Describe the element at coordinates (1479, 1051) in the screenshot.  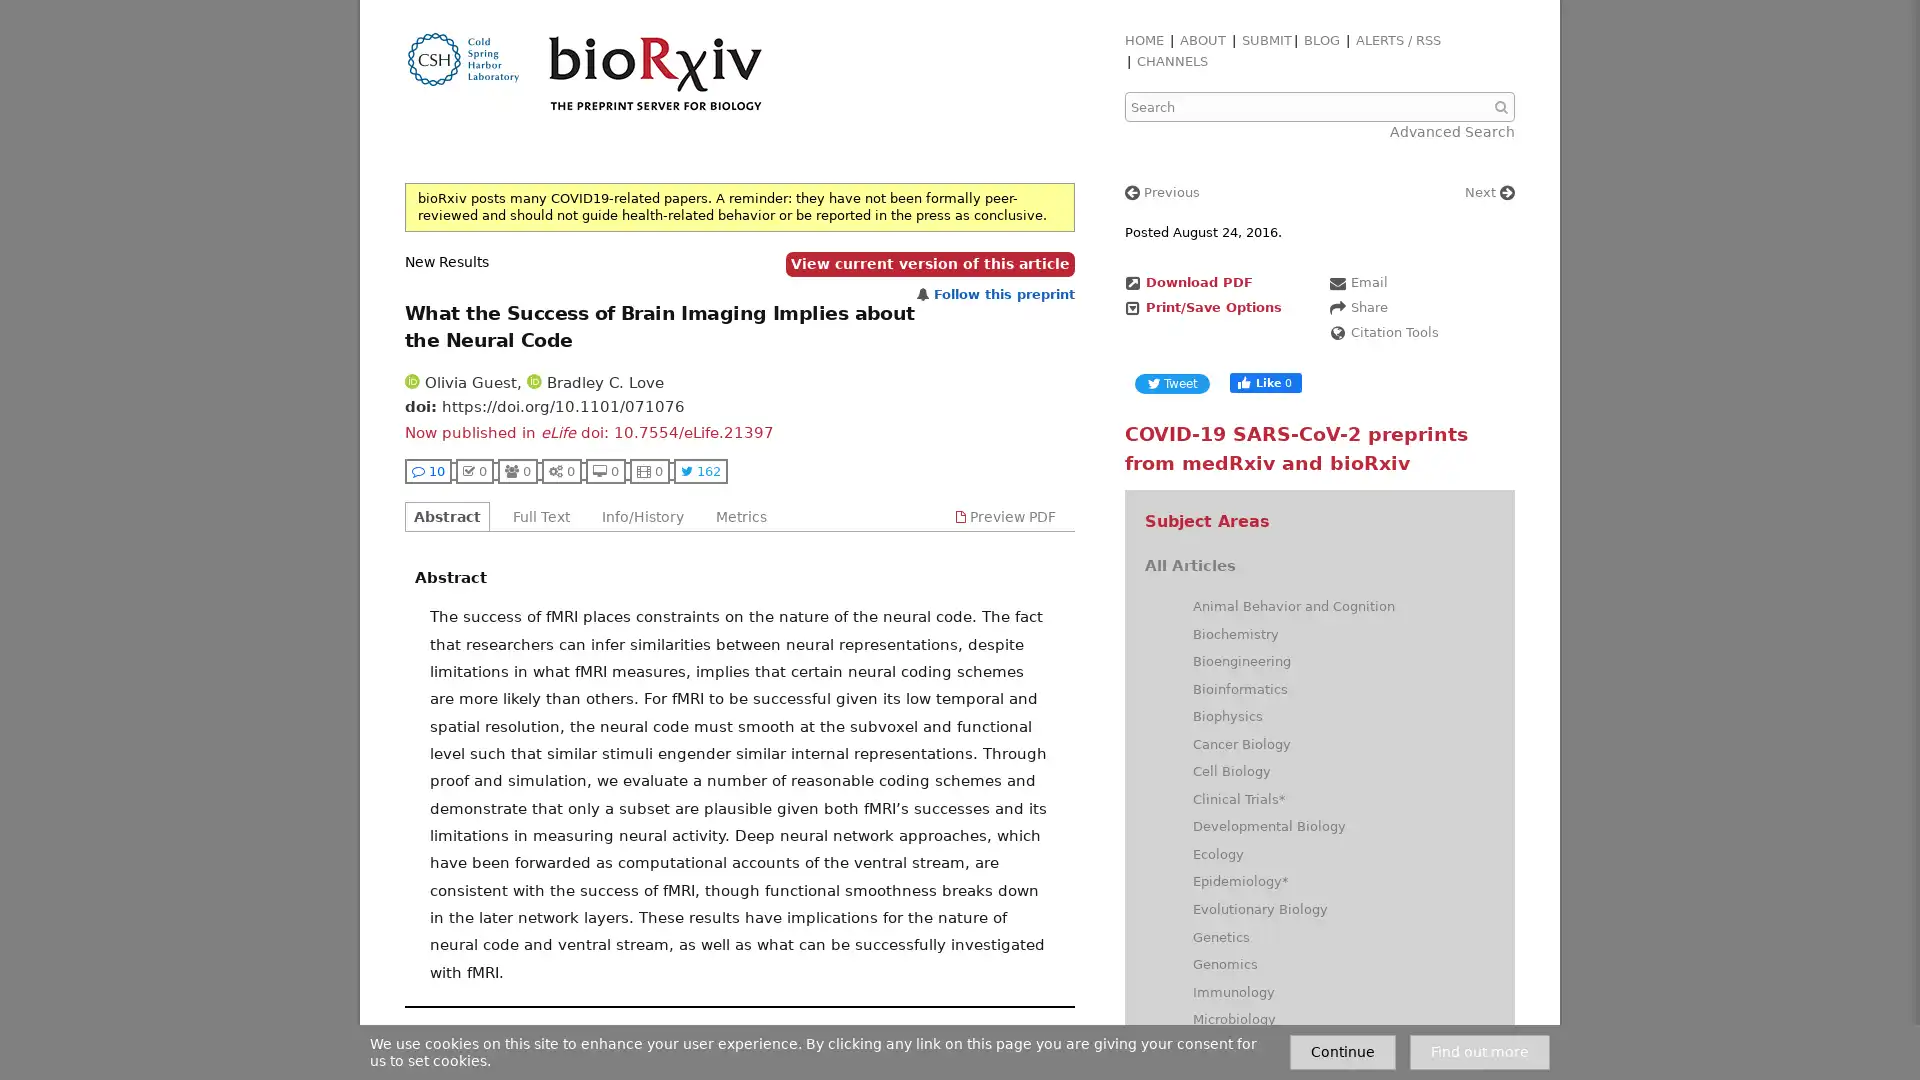
I see `Find out more` at that location.